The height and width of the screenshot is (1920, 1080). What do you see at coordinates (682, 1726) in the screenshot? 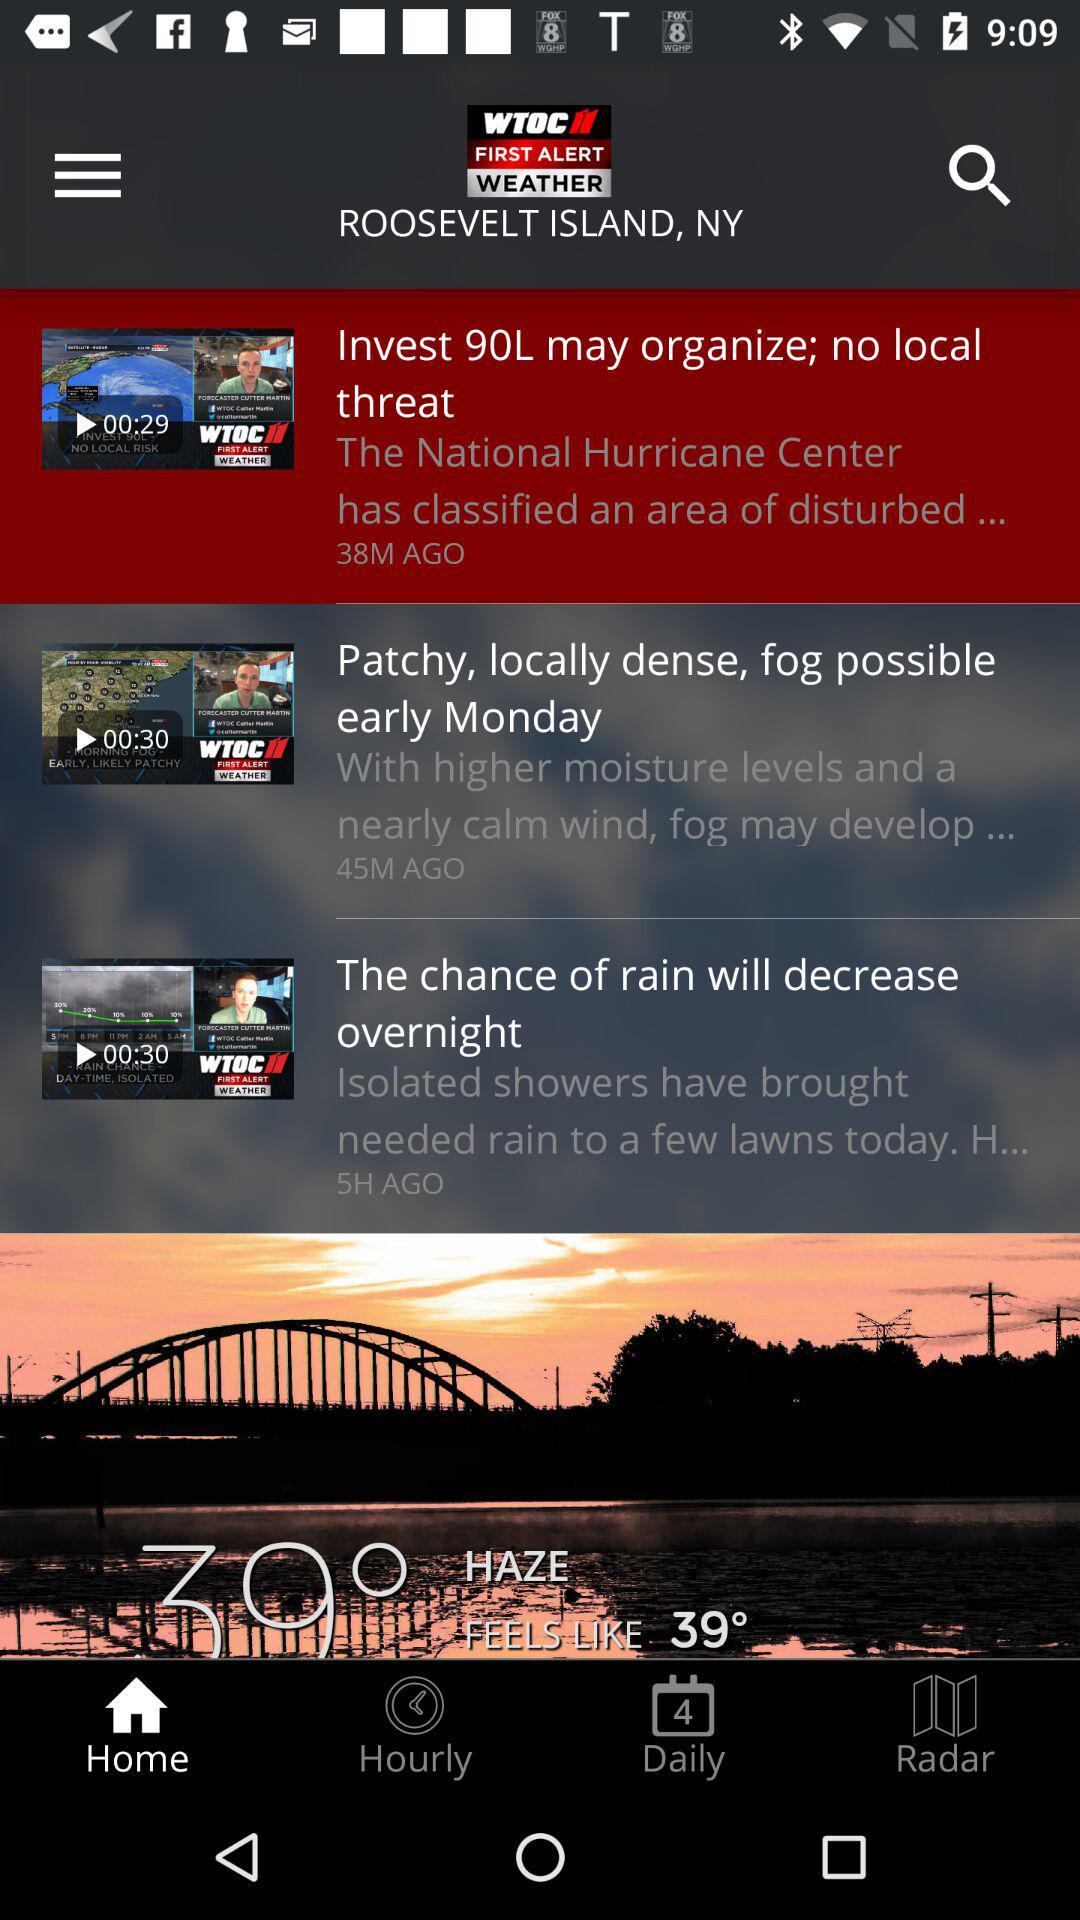
I see `the radio button to the left of the radar radio button` at bounding box center [682, 1726].